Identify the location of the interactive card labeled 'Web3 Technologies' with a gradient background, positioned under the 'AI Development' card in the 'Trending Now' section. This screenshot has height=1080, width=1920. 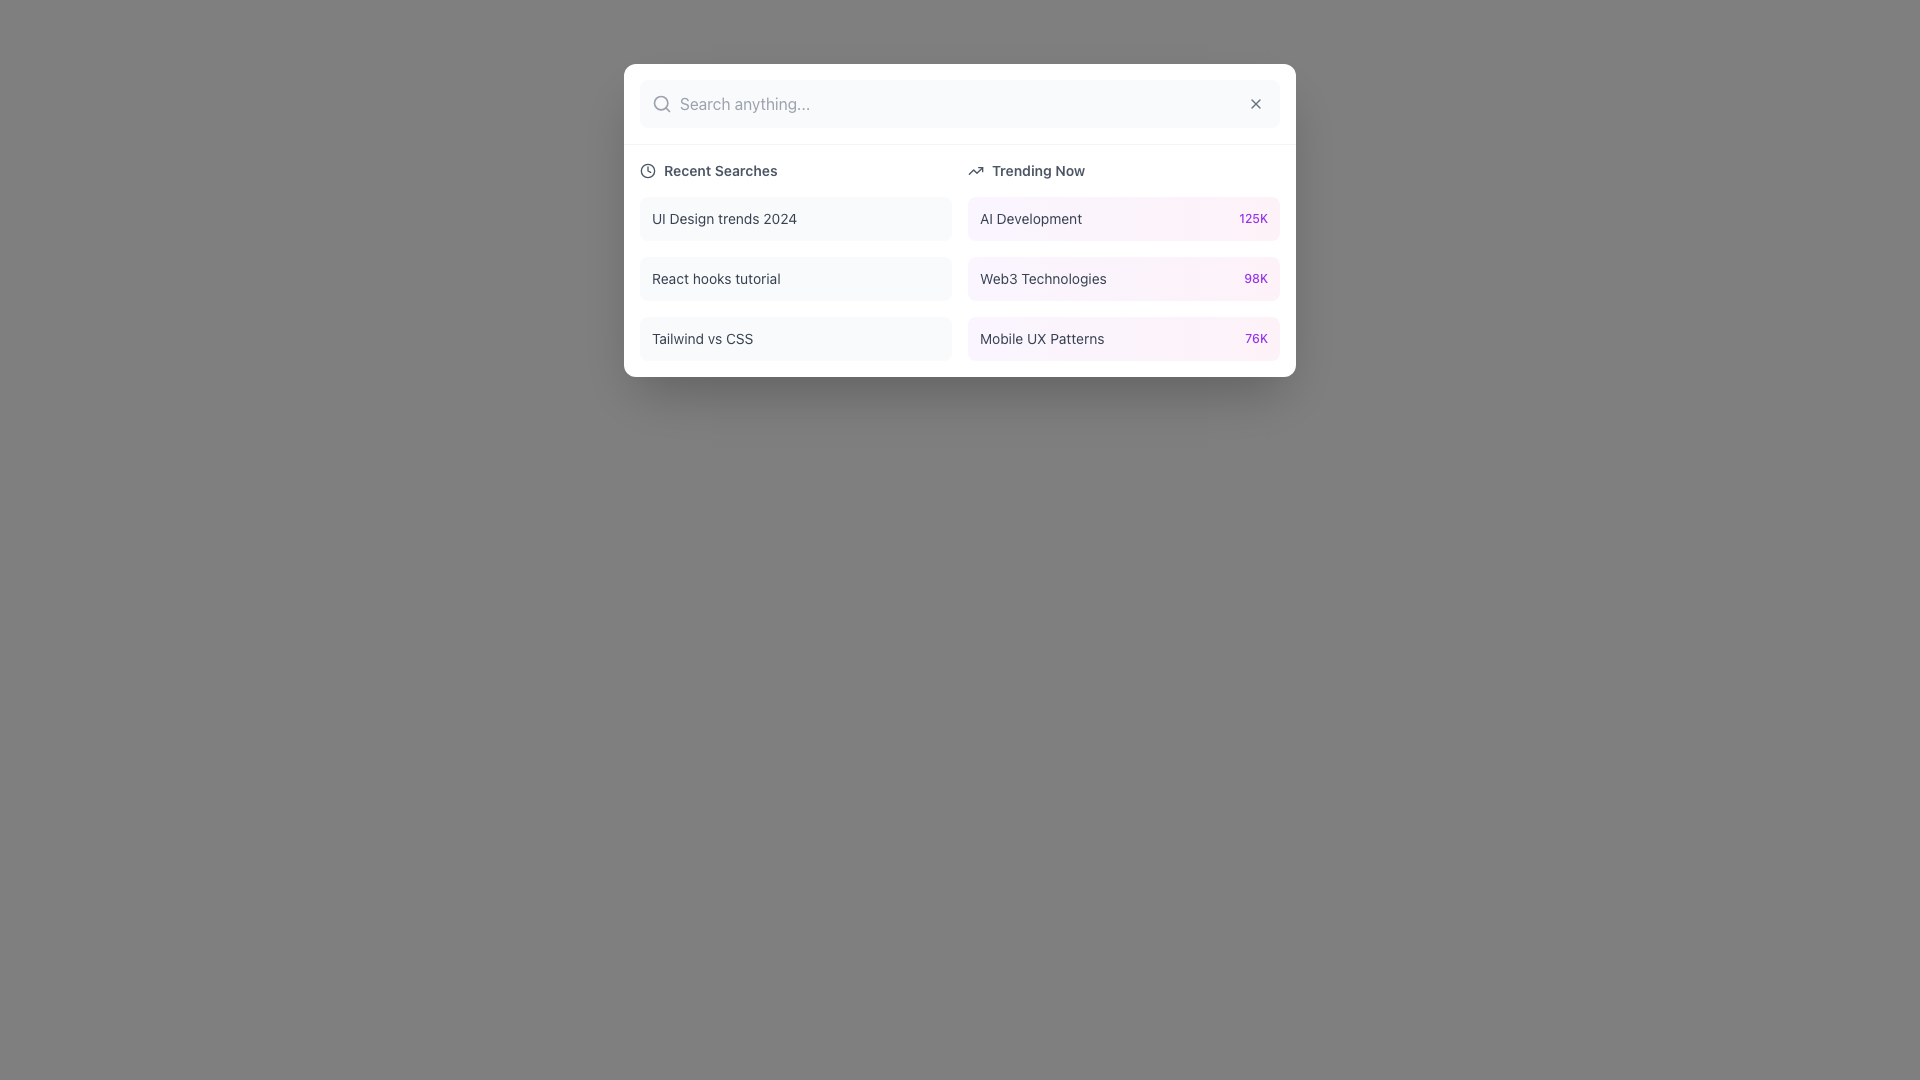
(1123, 278).